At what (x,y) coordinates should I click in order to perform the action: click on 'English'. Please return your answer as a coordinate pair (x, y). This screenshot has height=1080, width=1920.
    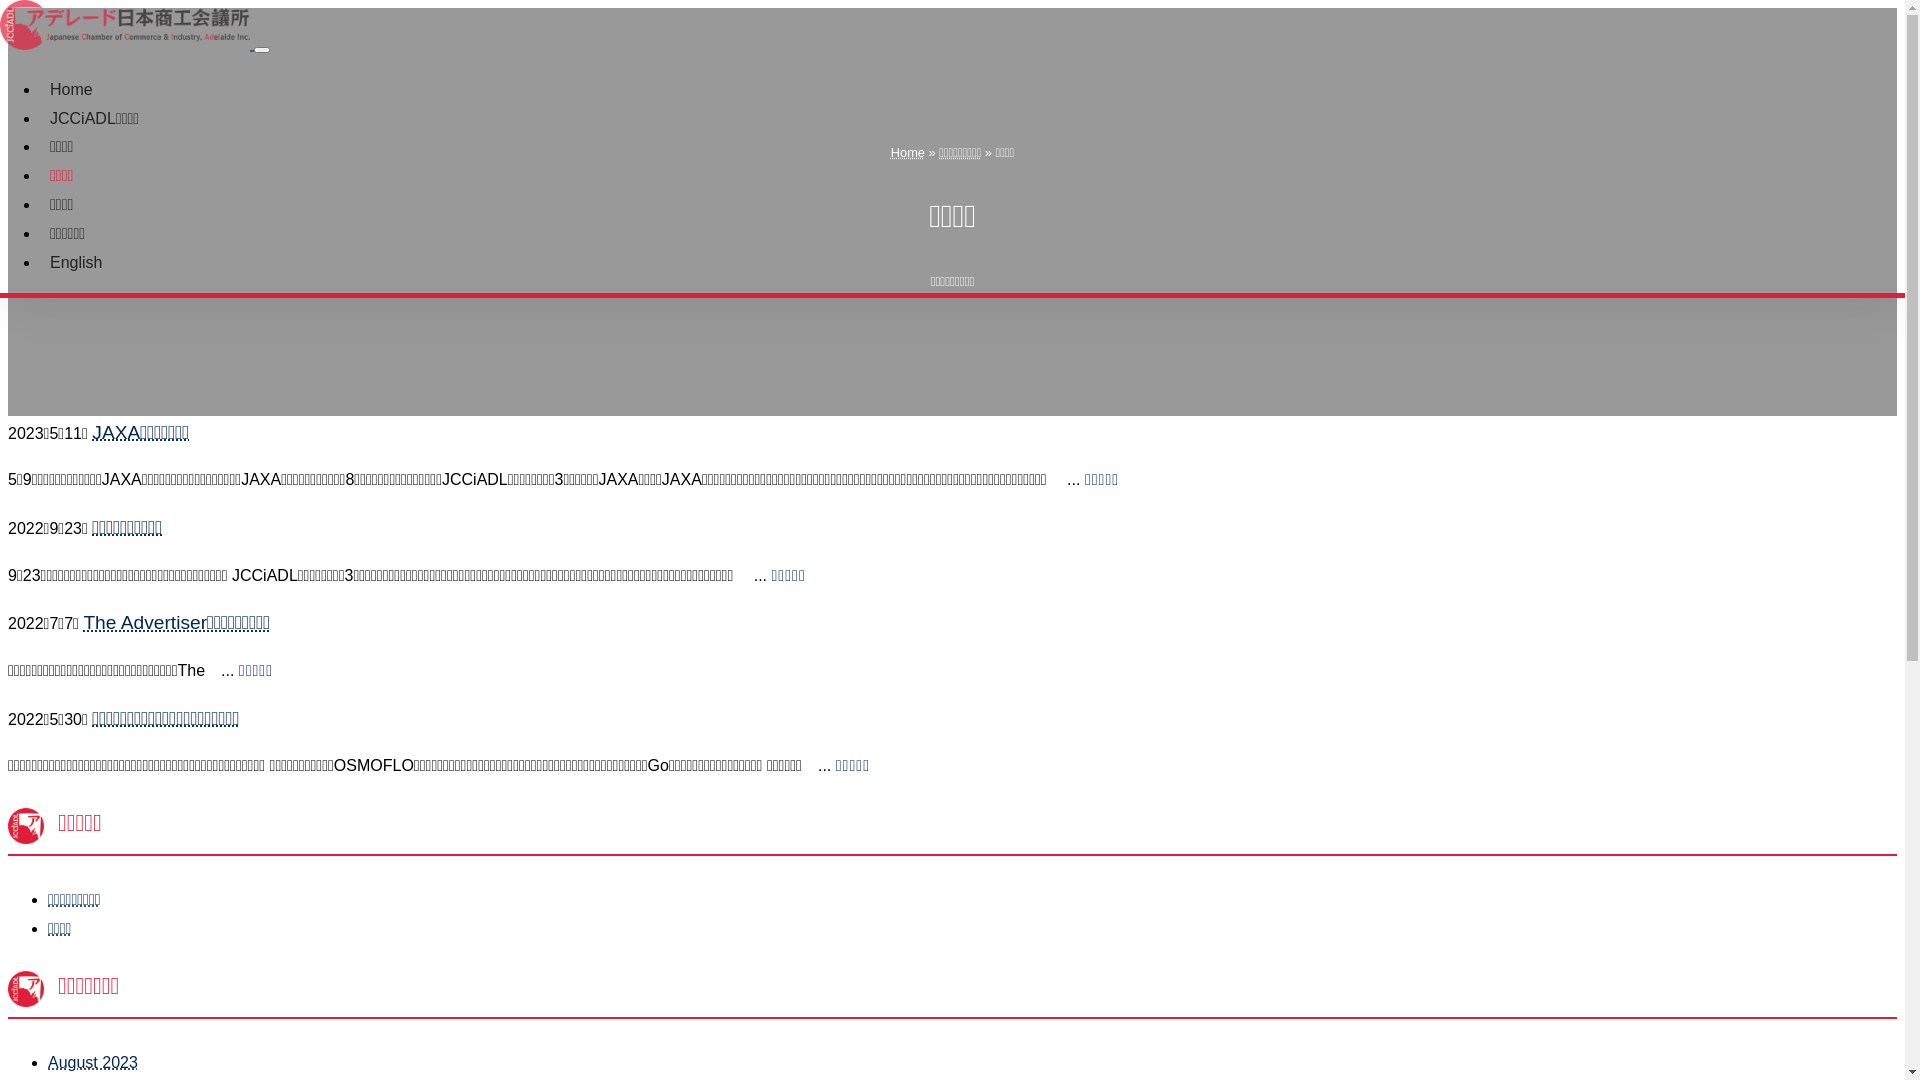
    Looking at the image, I should click on (39, 261).